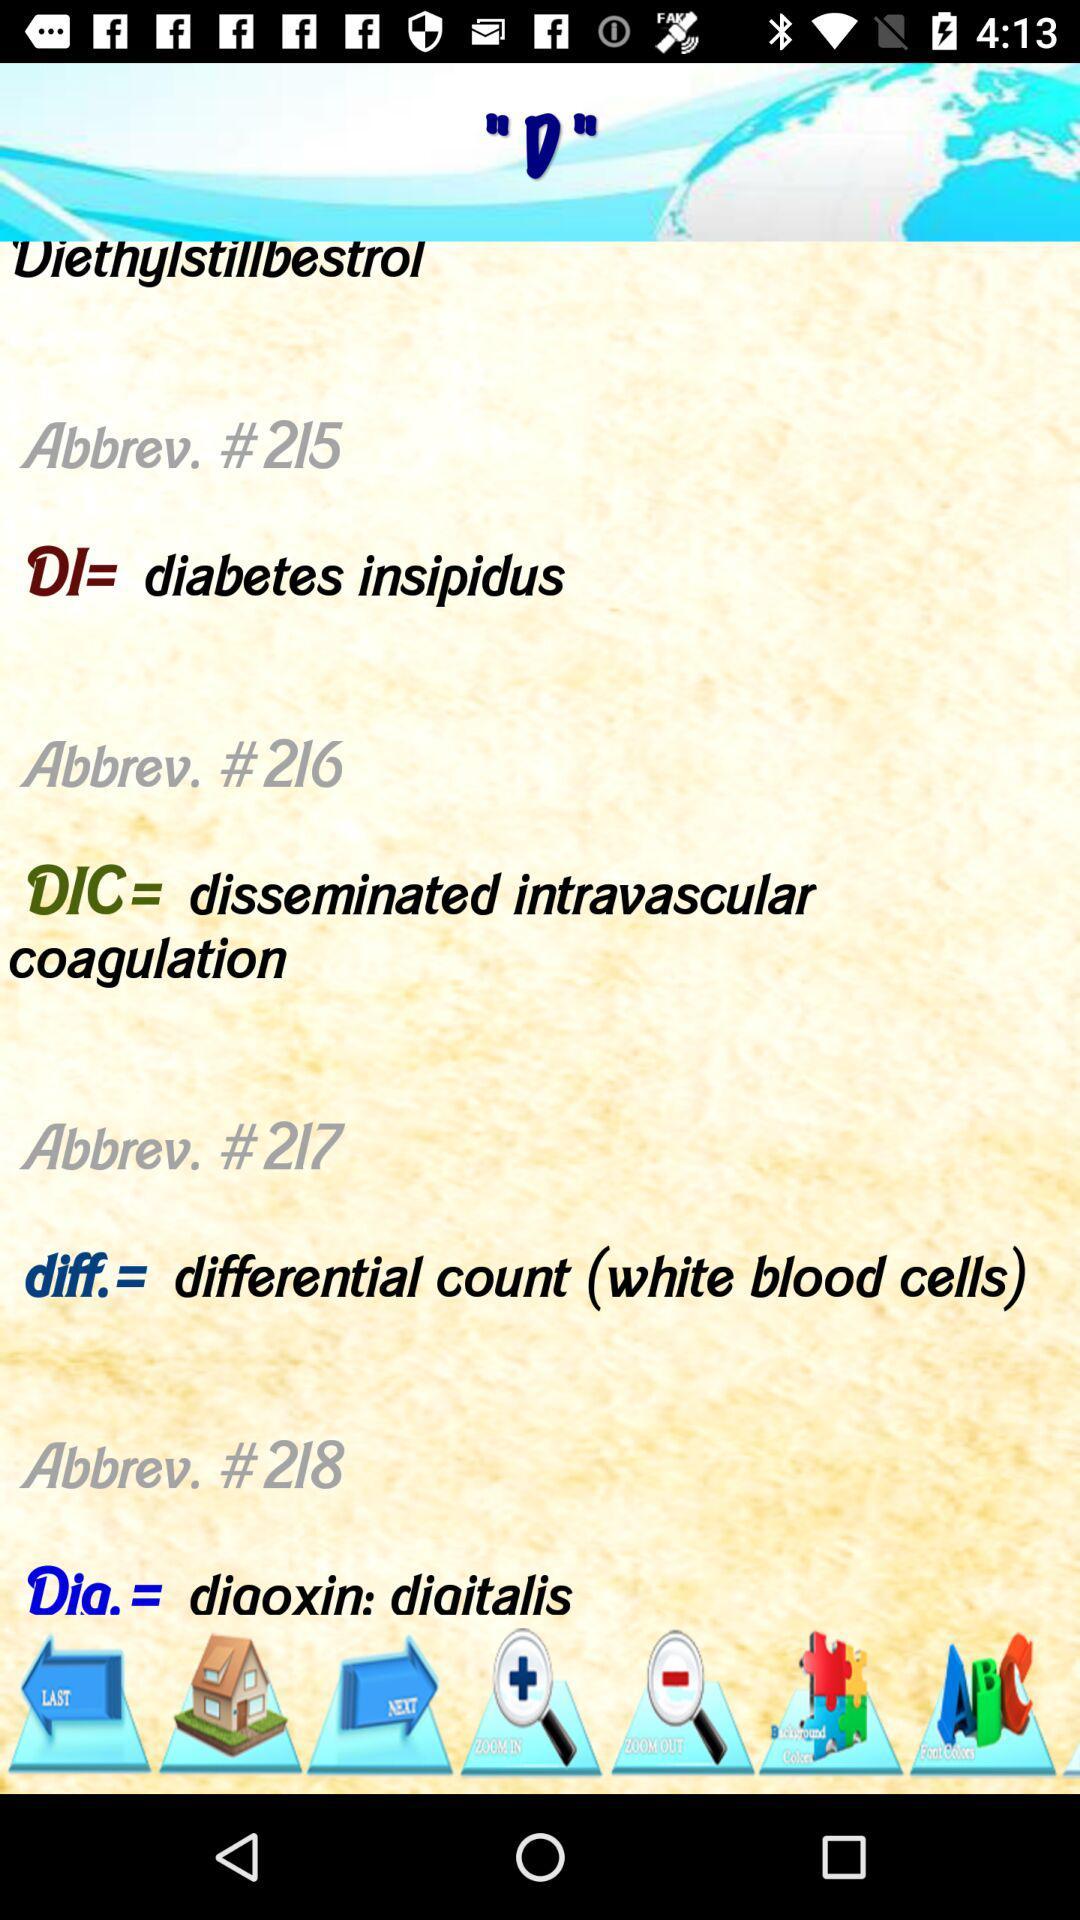  What do you see at coordinates (228, 1702) in the screenshot?
I see `home` at bounding box center [228, 1702].